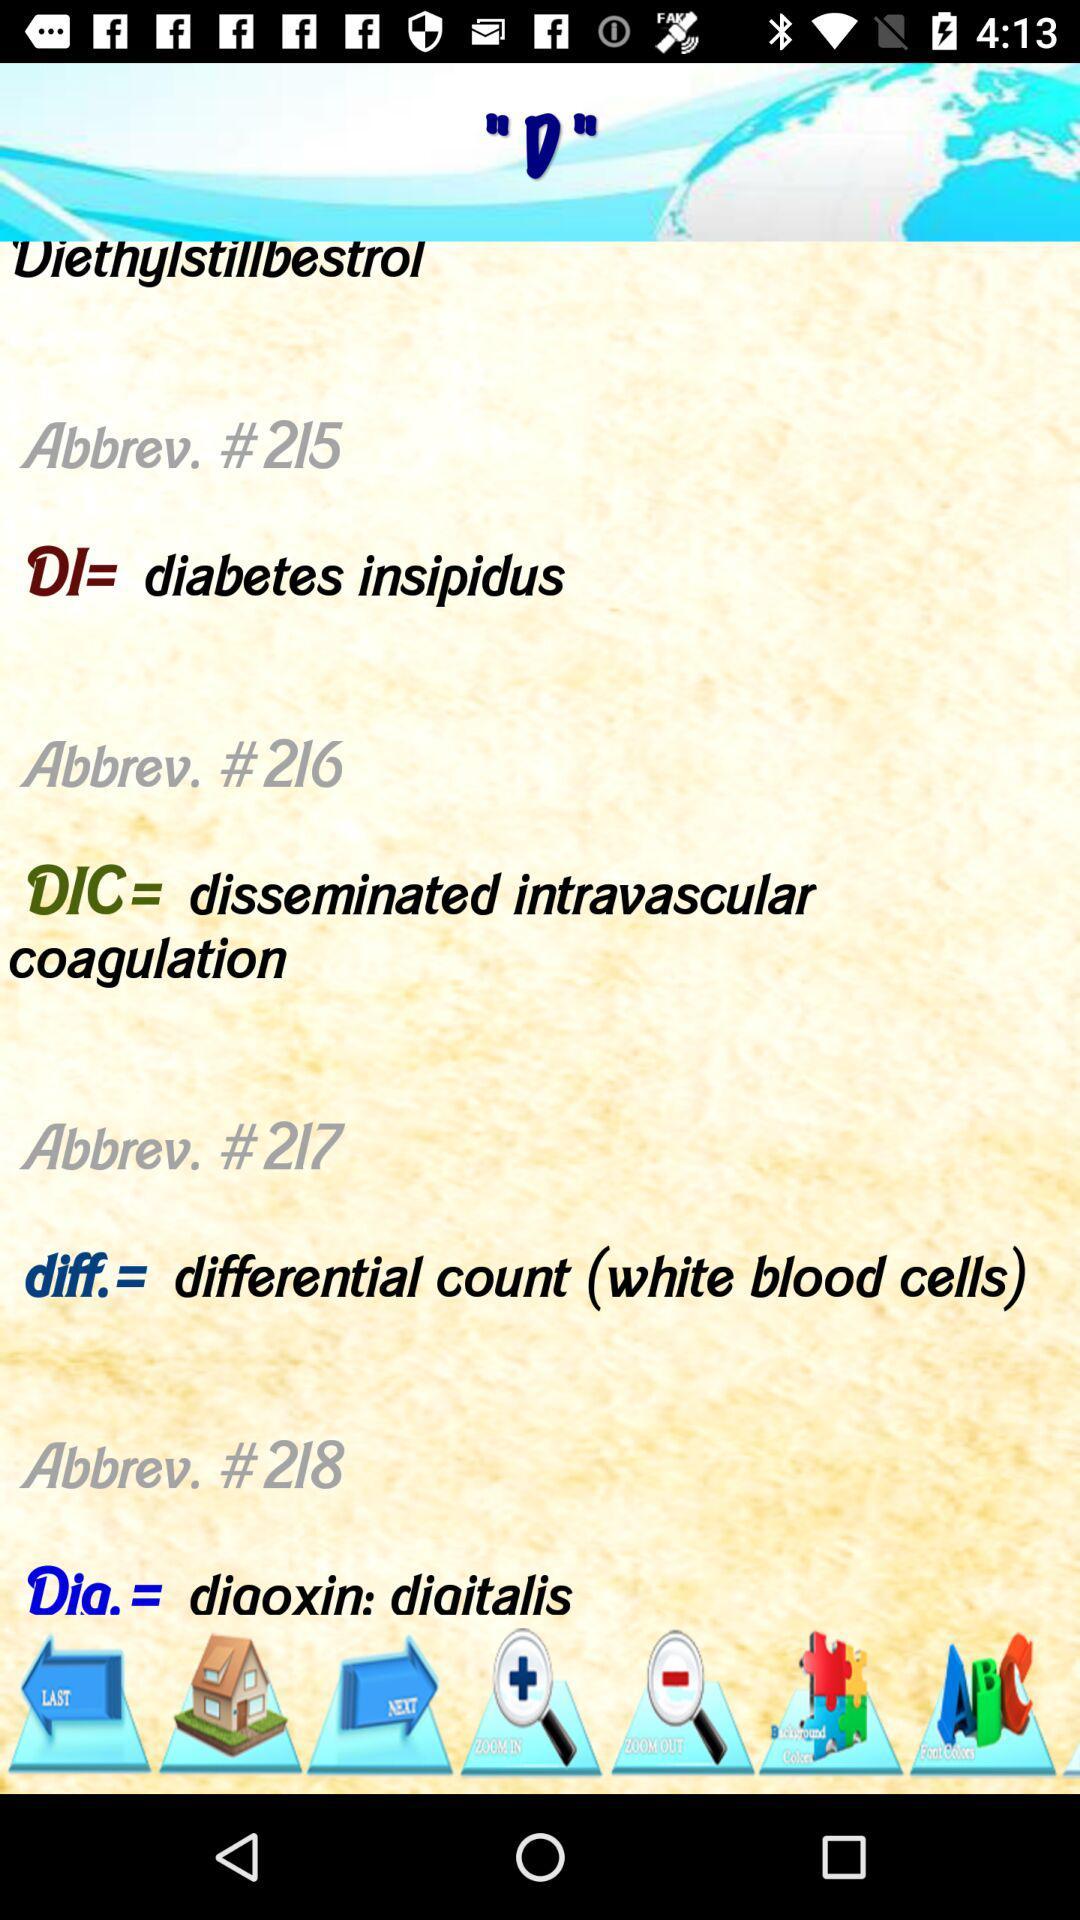  What do you see at coordinates (228, 1702) in the screenshot?
I see `home` at bounding box center [228, 1702].